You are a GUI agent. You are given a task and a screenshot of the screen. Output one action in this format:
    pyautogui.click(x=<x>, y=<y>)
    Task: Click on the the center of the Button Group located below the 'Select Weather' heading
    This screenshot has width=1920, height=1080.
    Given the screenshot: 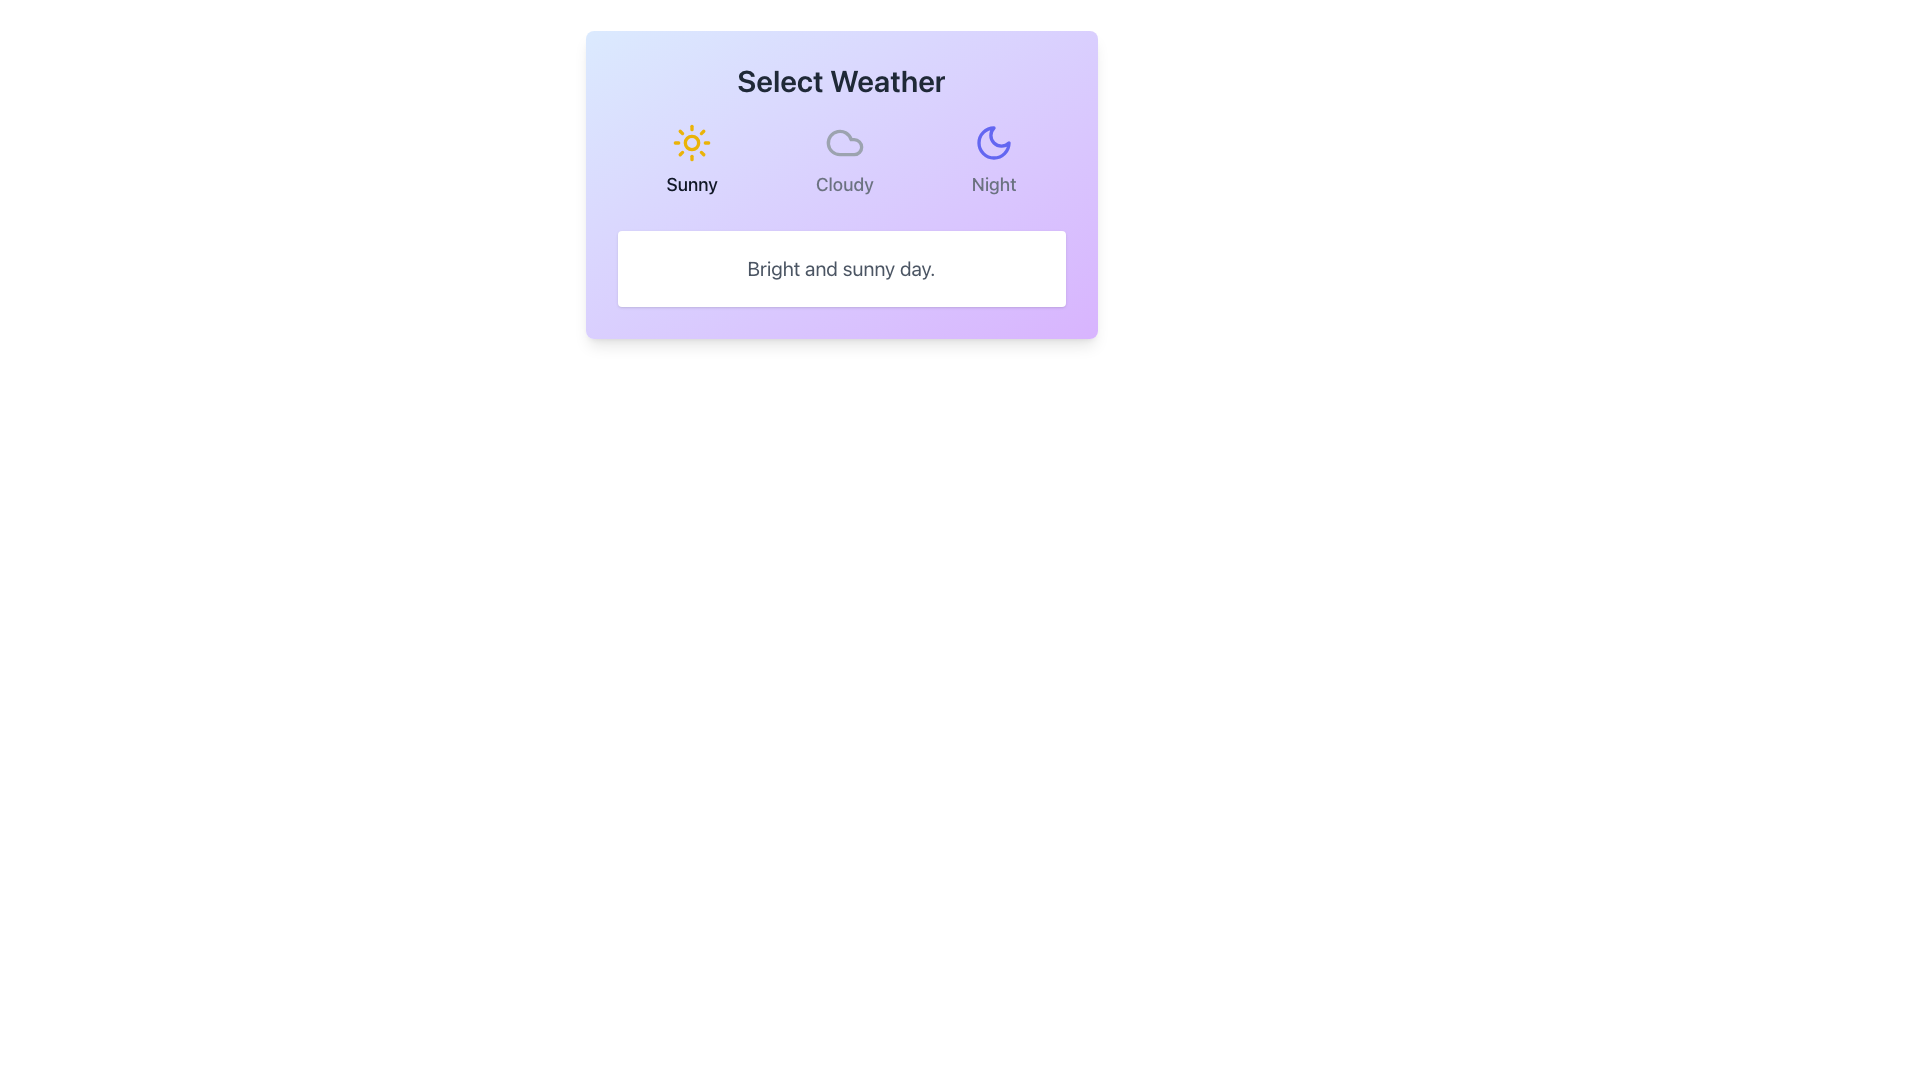 What is the action you would take?
    pyautogui.click(x=841, y=160)
    